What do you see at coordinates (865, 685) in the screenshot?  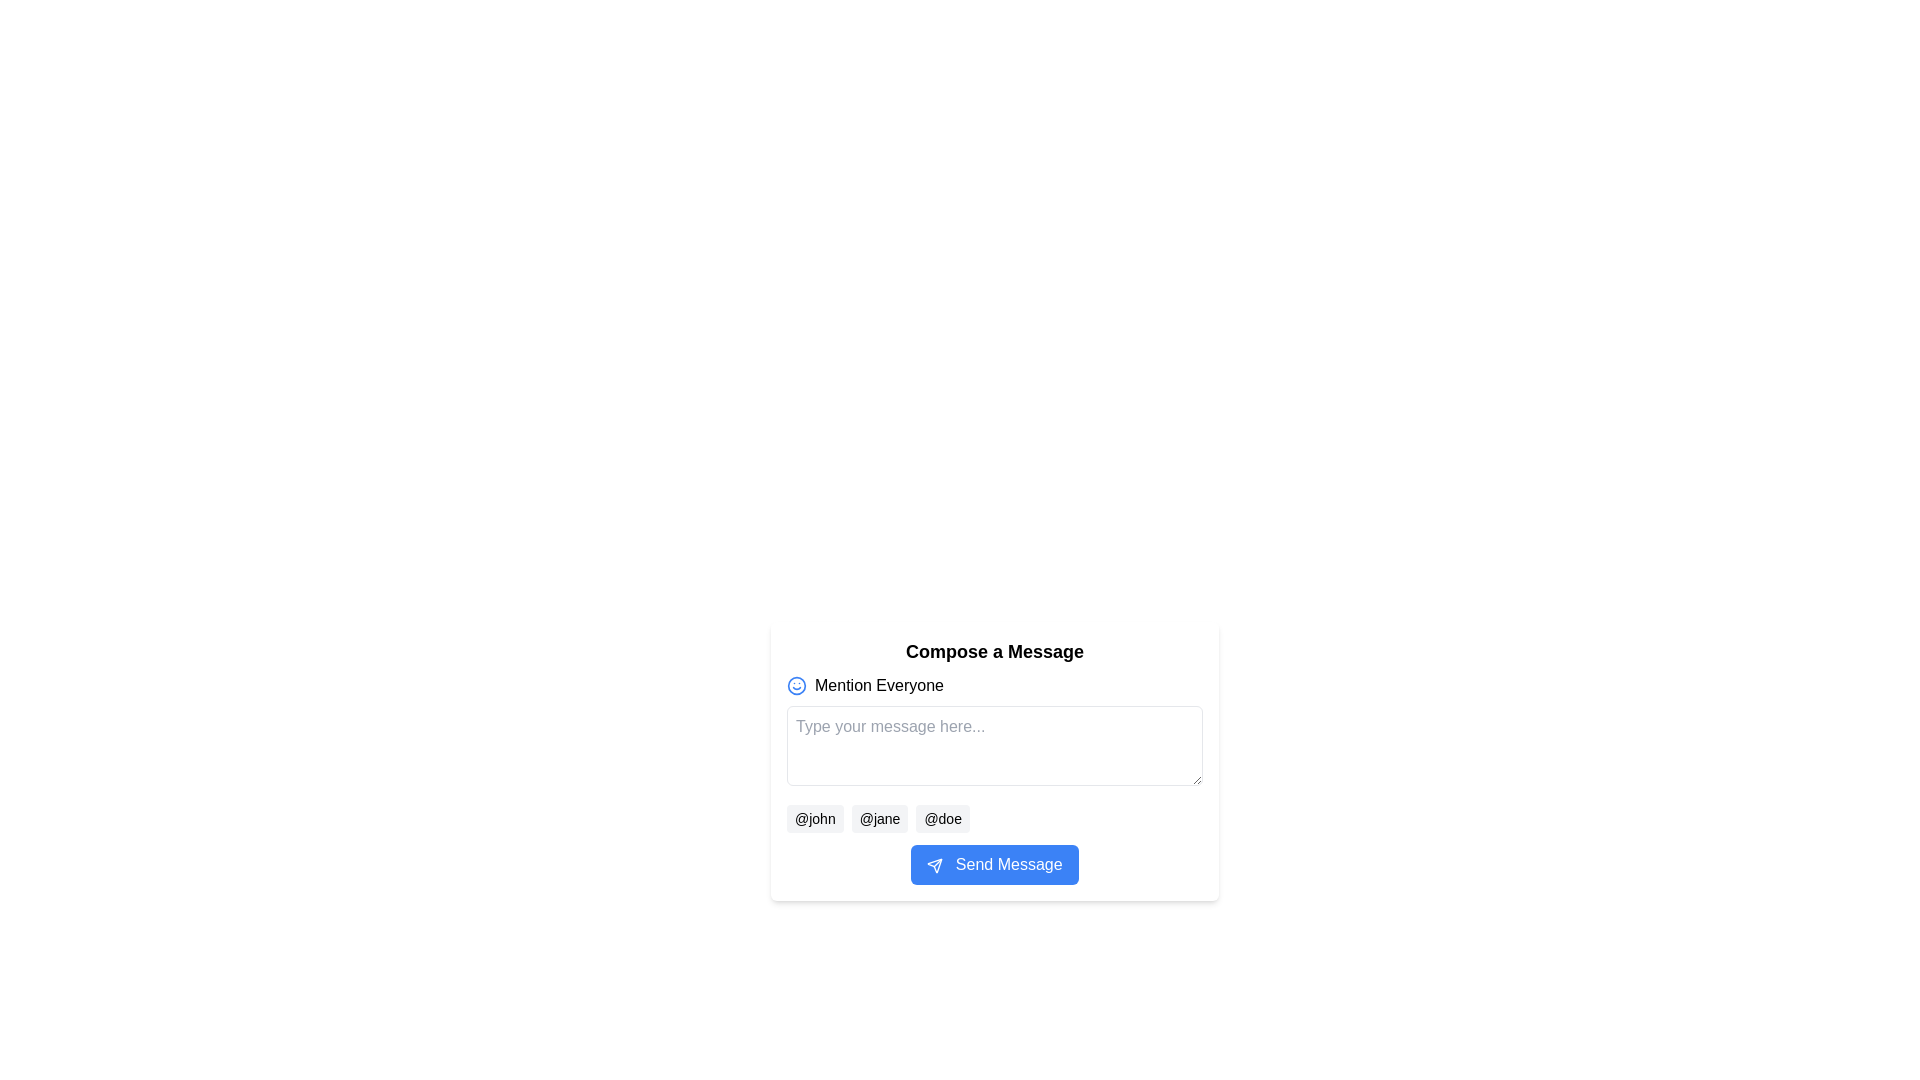 I see `the 'Mention Everyone' button, which features a blue circular smiley icon followed by the text in black, located near the top of the message composition panel` at bounding box center [865, 685].